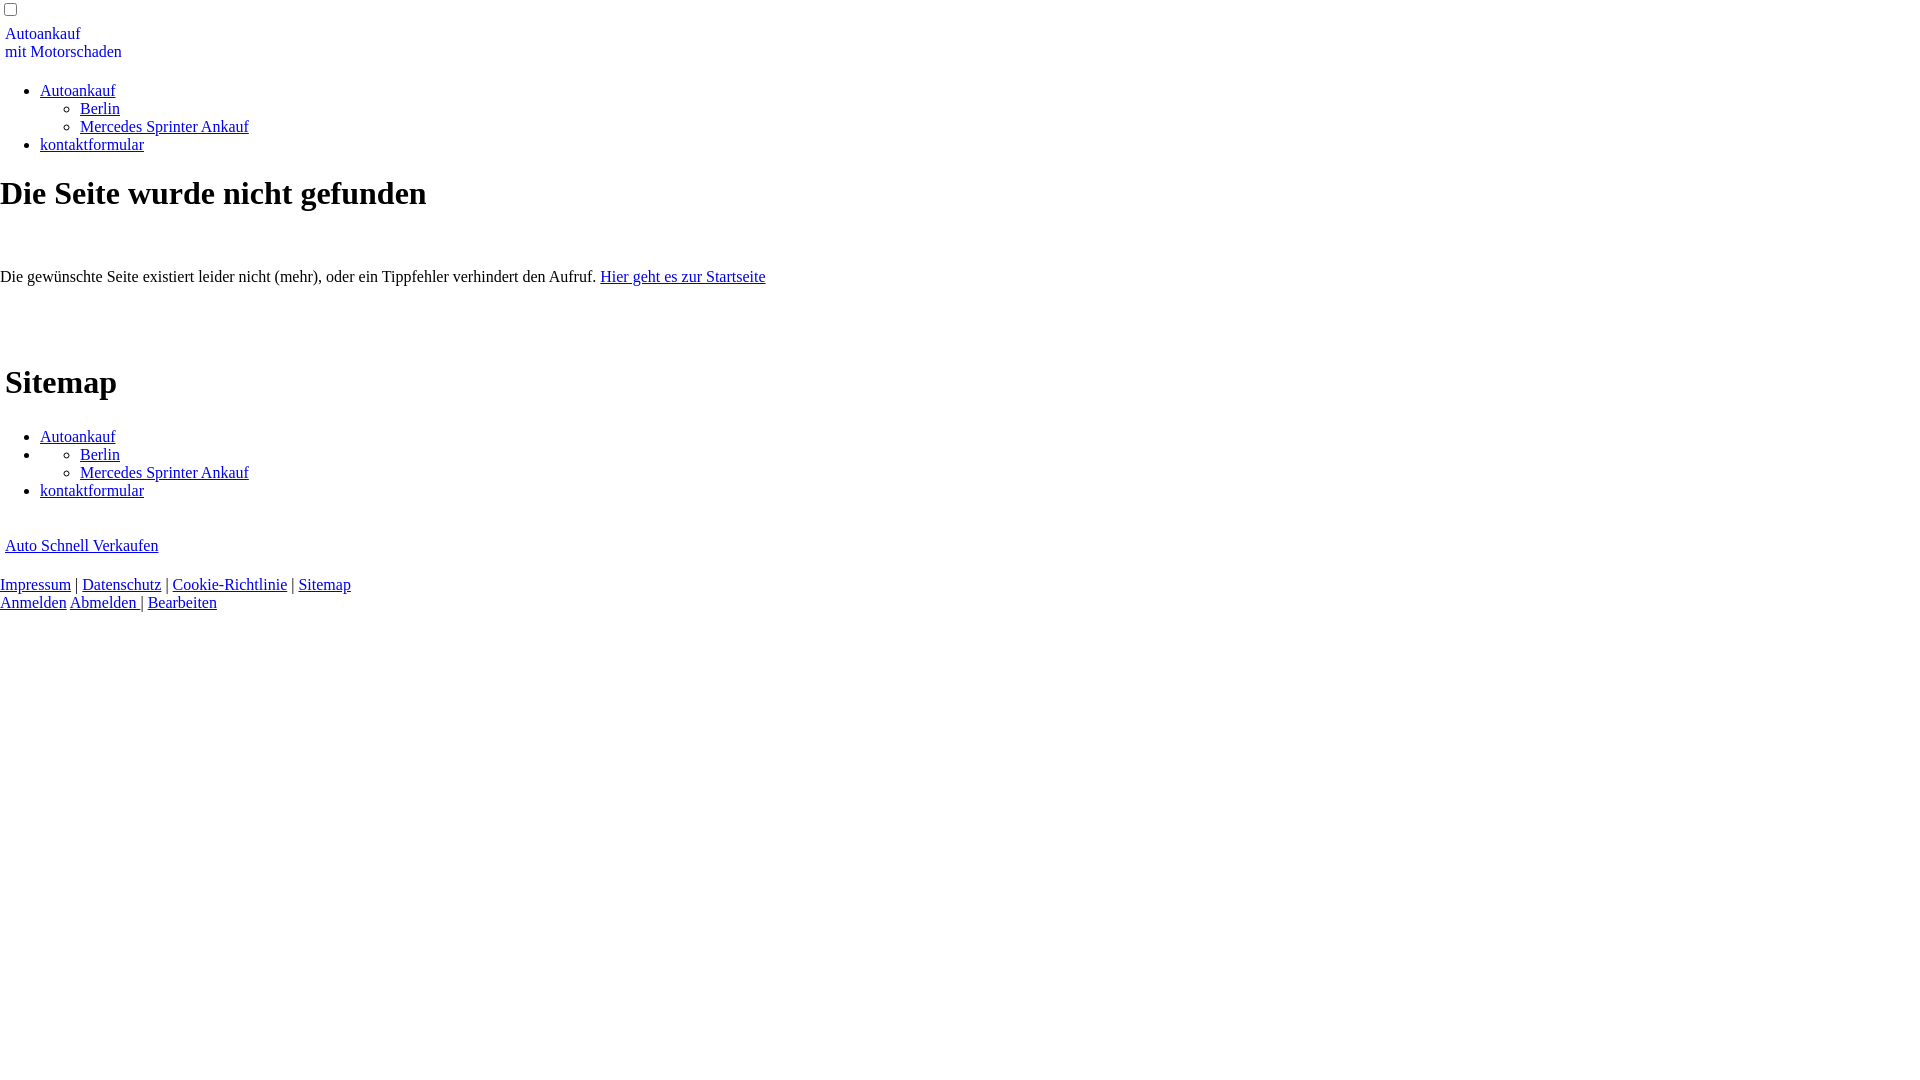 Image resolution: width=1920 pixels, height=1080 pixels. I want to click on 'Auto Schnell Verkaufen', so click(80, 545).